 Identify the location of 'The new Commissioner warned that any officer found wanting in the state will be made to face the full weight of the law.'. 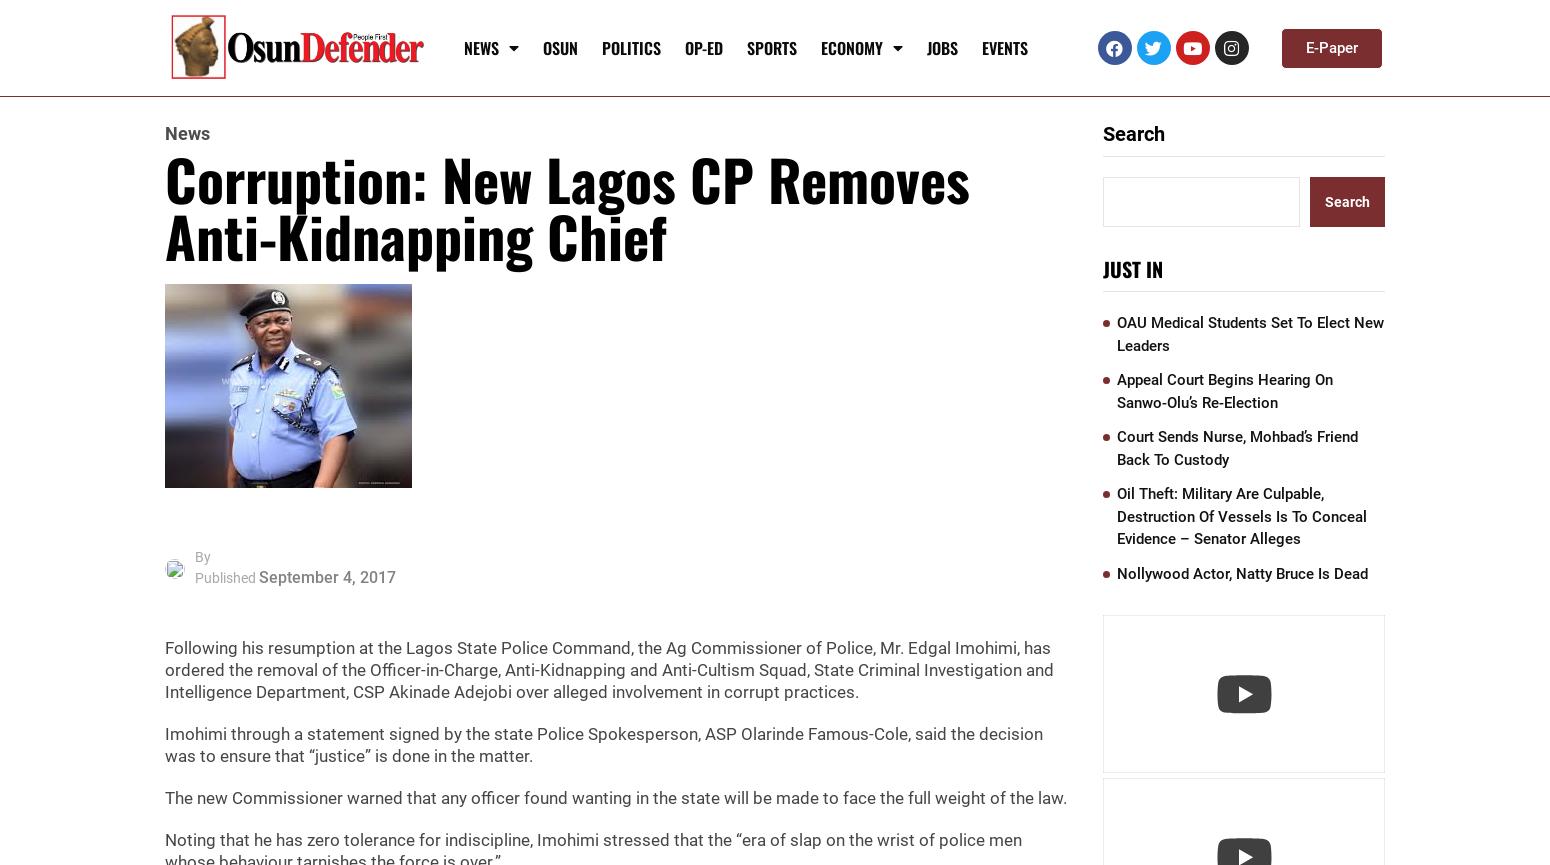
(164, 796).